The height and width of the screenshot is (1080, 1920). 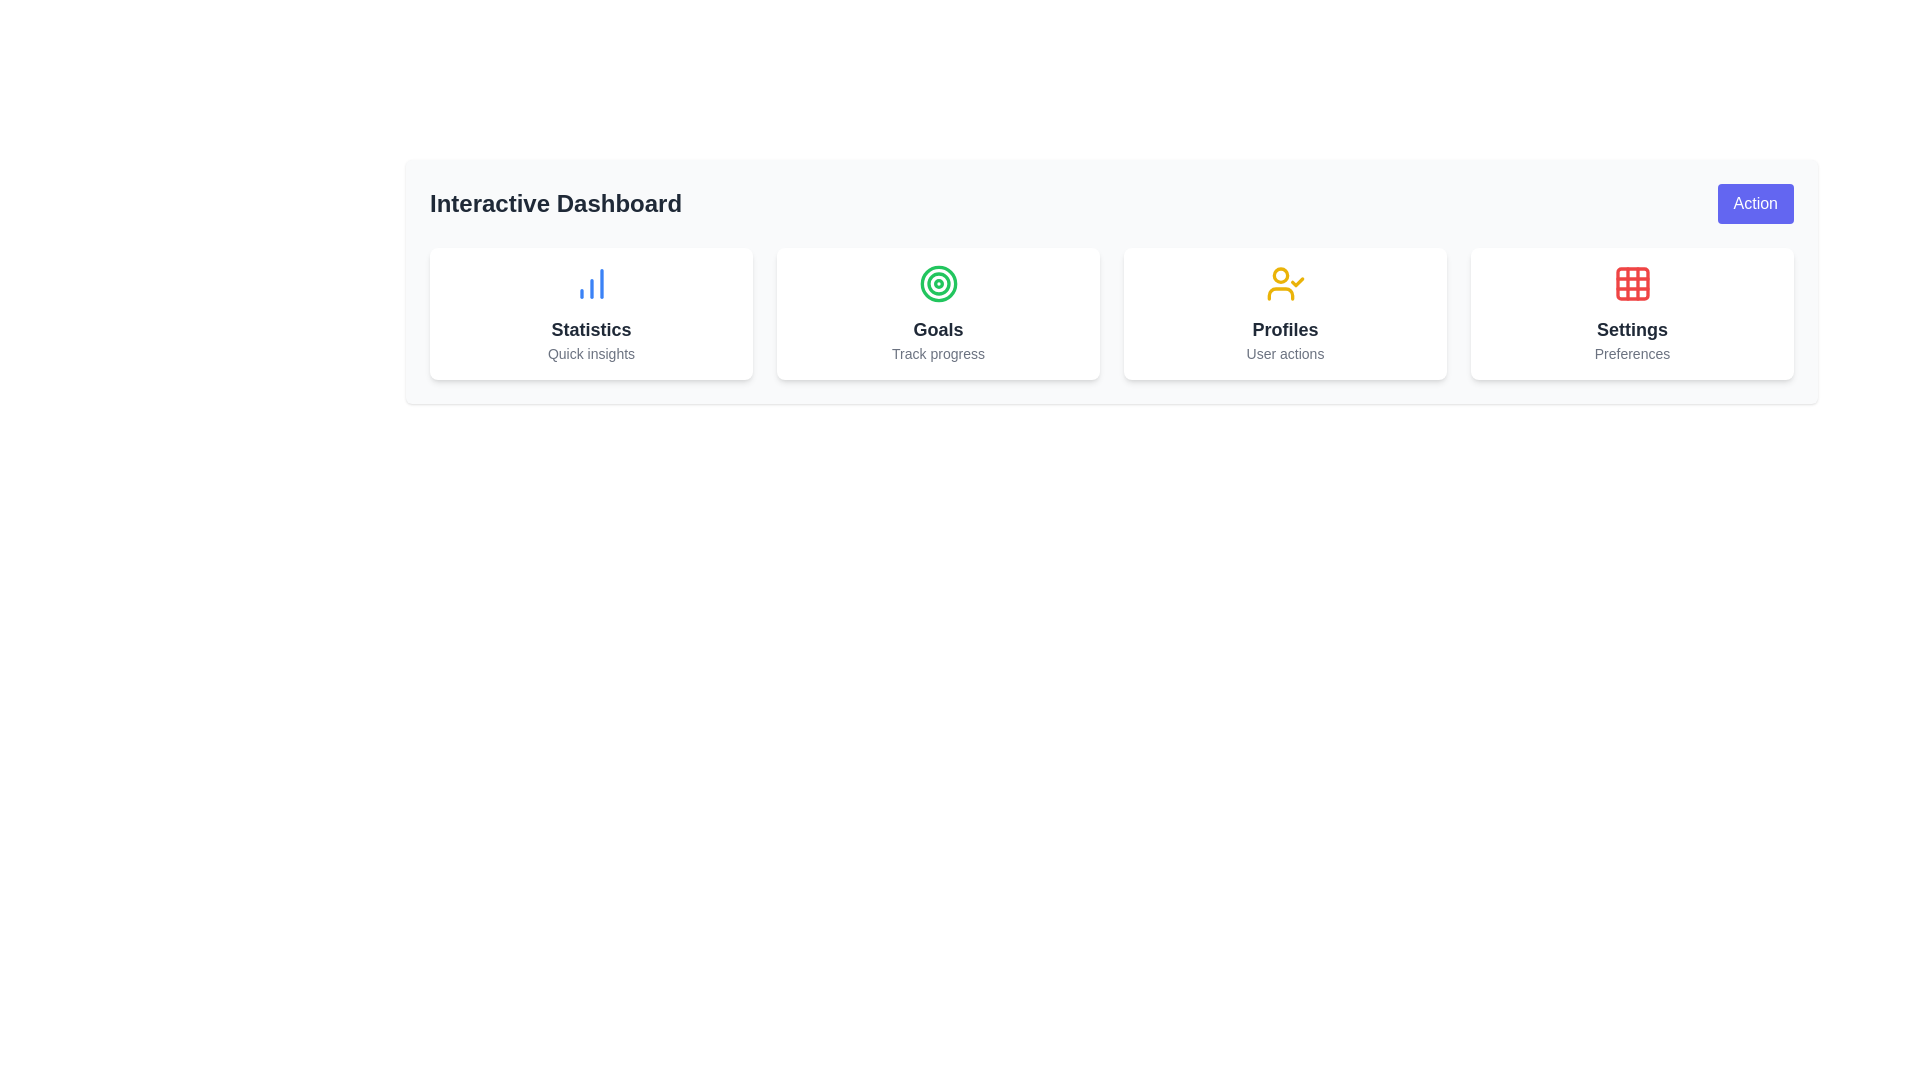 I want to click on the text label displaying 'Statistics' in a large, bold, dark gray font, located in the first card below the dashboard's main heading, above the subtitle 'Quick insights', so click(x=590, y=329).